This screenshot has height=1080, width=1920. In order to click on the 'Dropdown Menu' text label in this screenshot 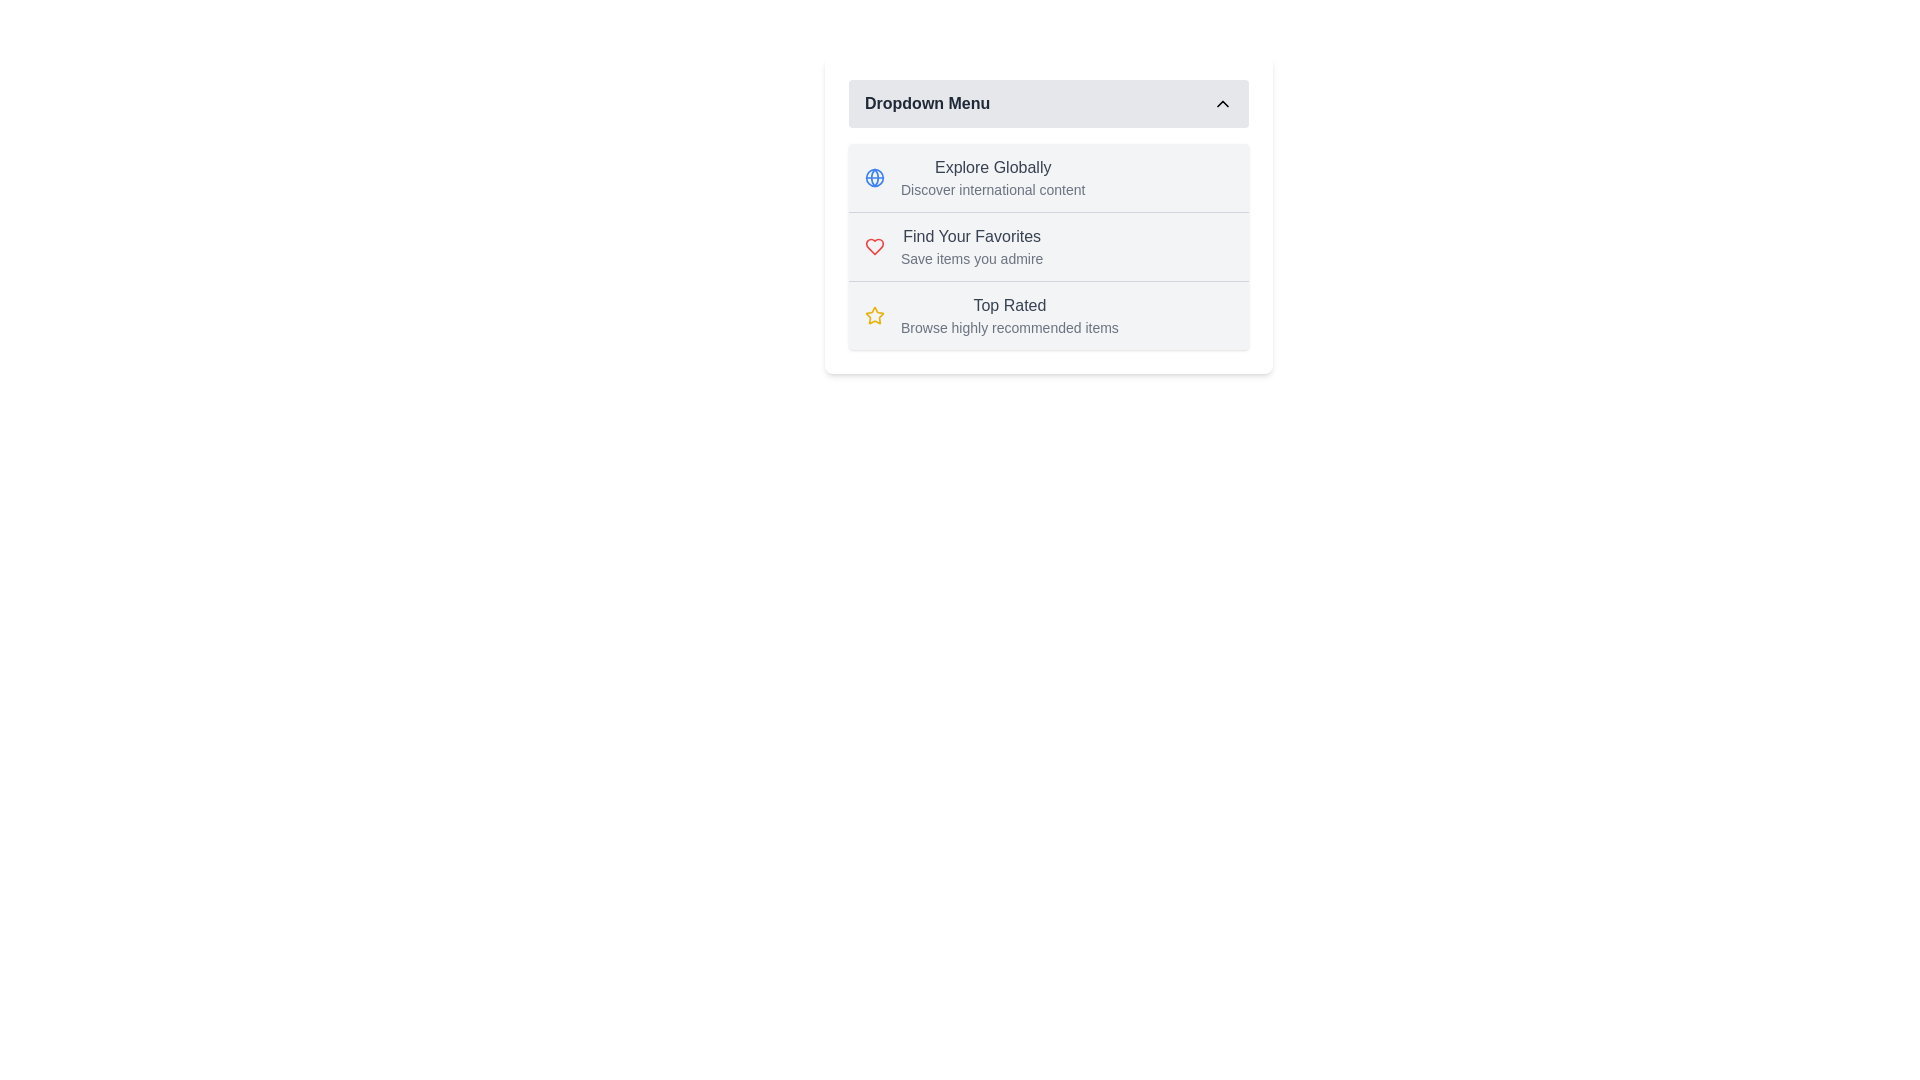, I will do `click(926, 104)`.